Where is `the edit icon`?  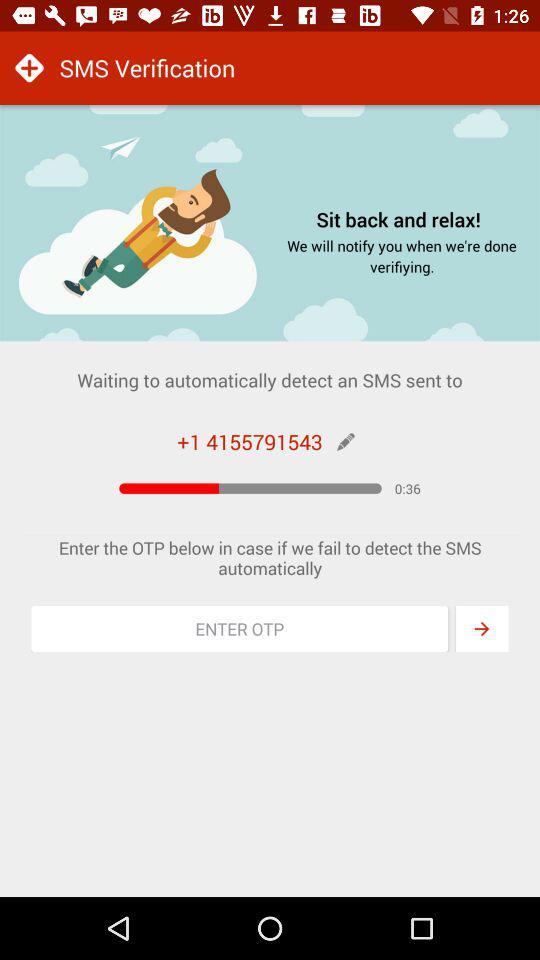 the edit icon is located at coordinates (344, 442).